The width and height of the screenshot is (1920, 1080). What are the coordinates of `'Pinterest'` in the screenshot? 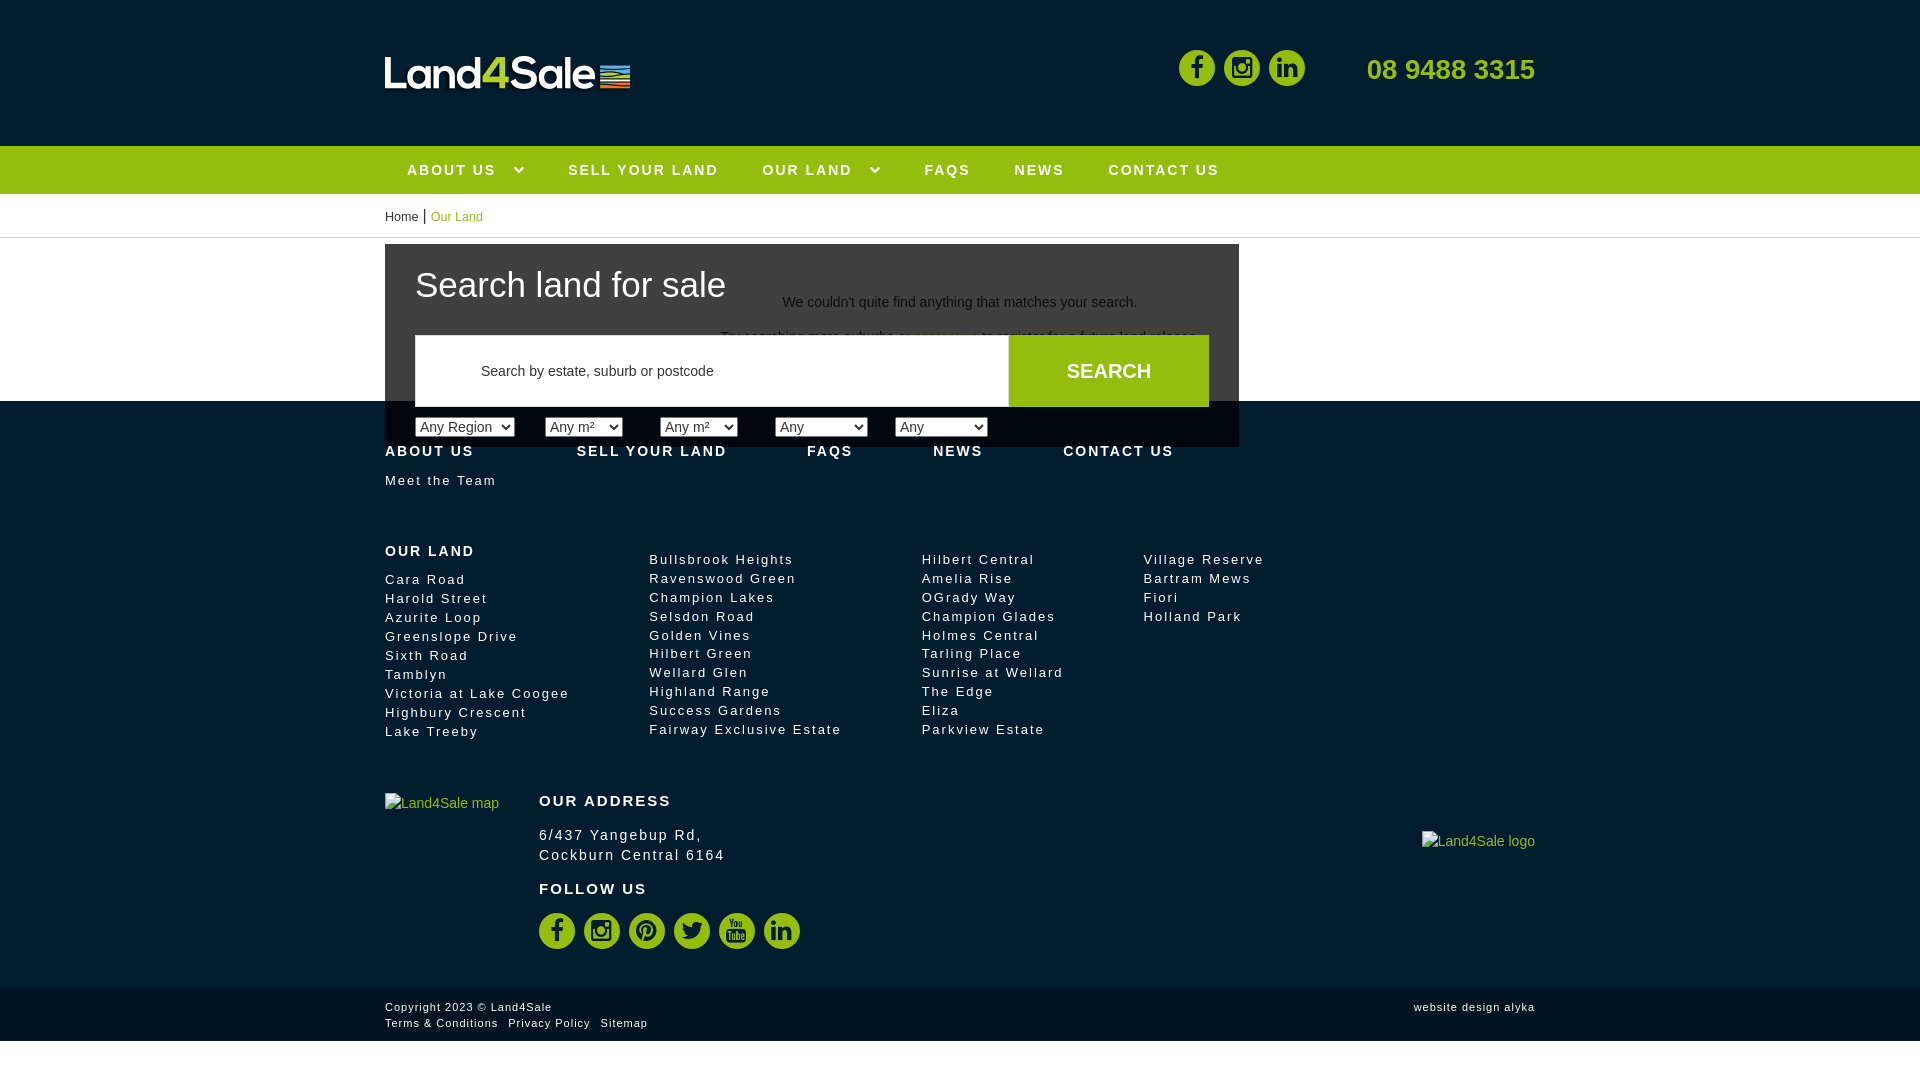 It's located at (634, 929).